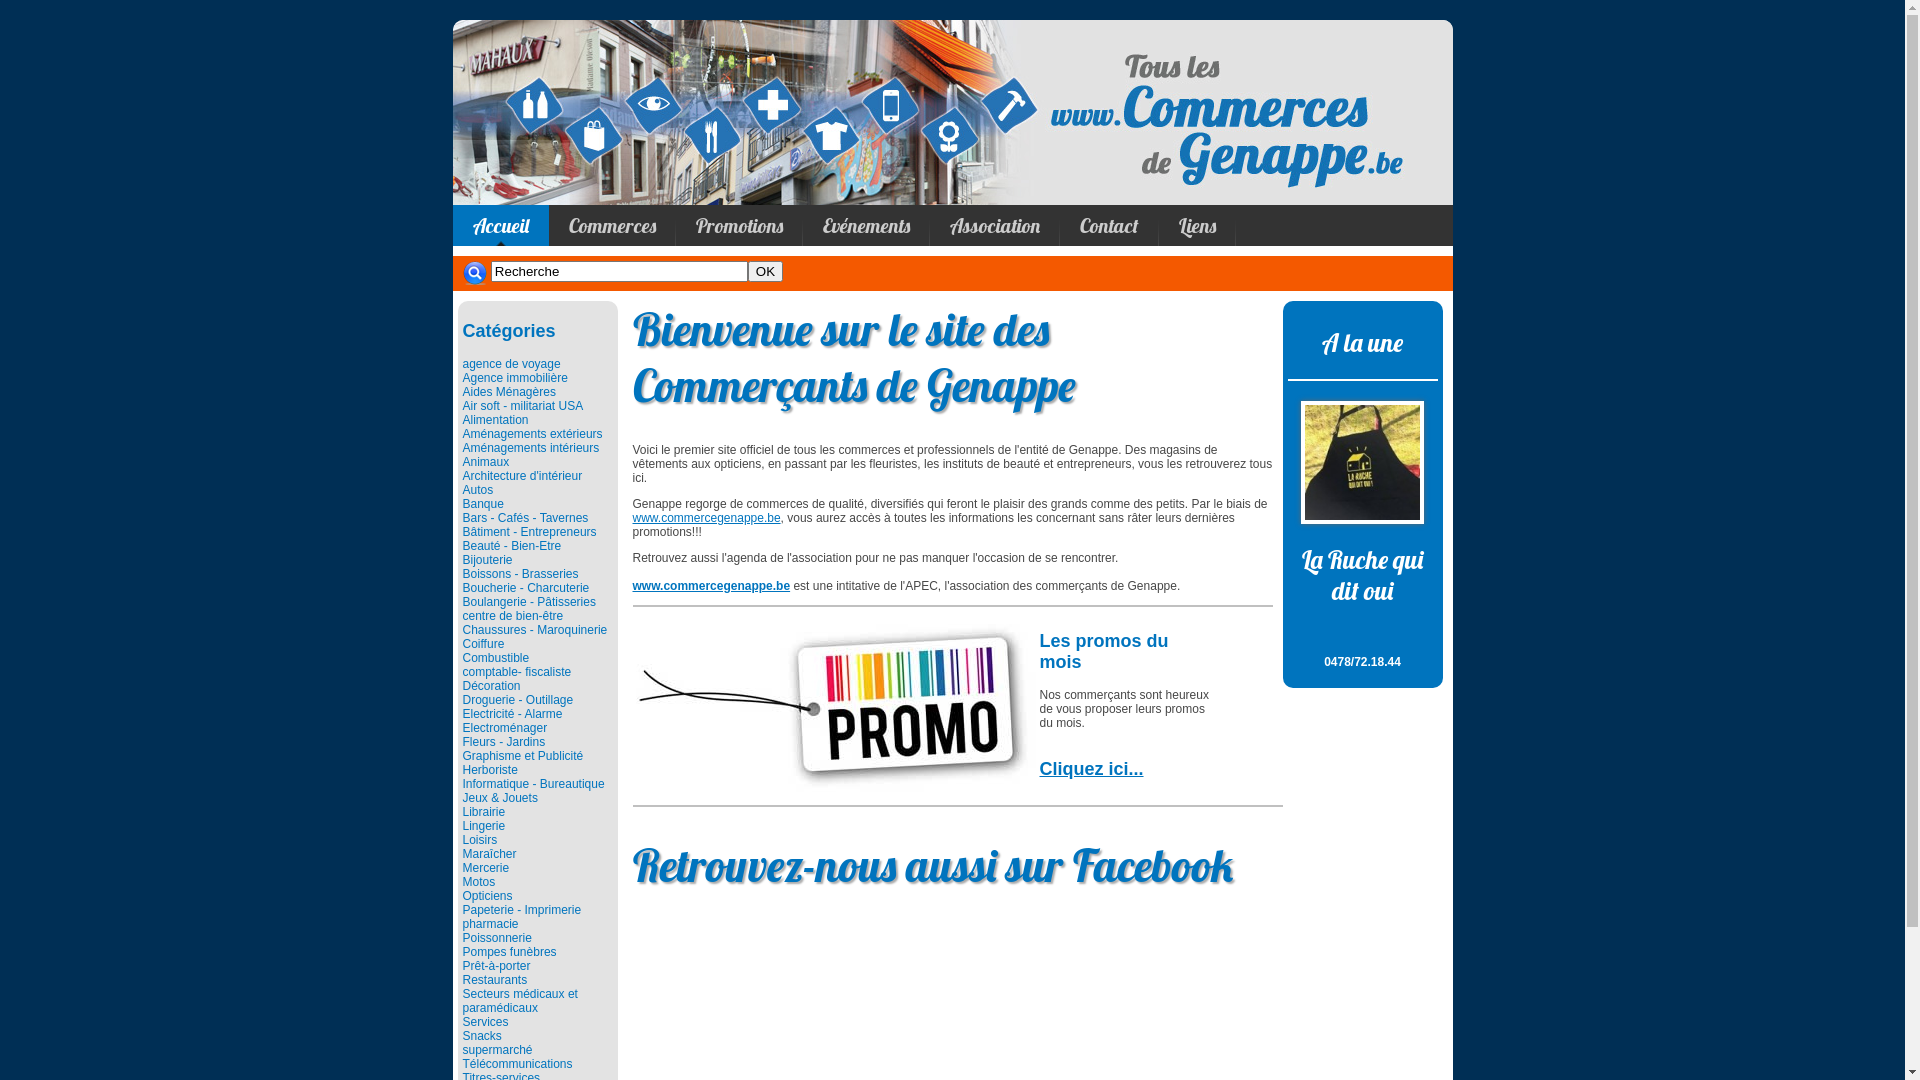 This screenshot has height=1080, width=1920. I want to click on 'Loisirs', so click(478, 840).